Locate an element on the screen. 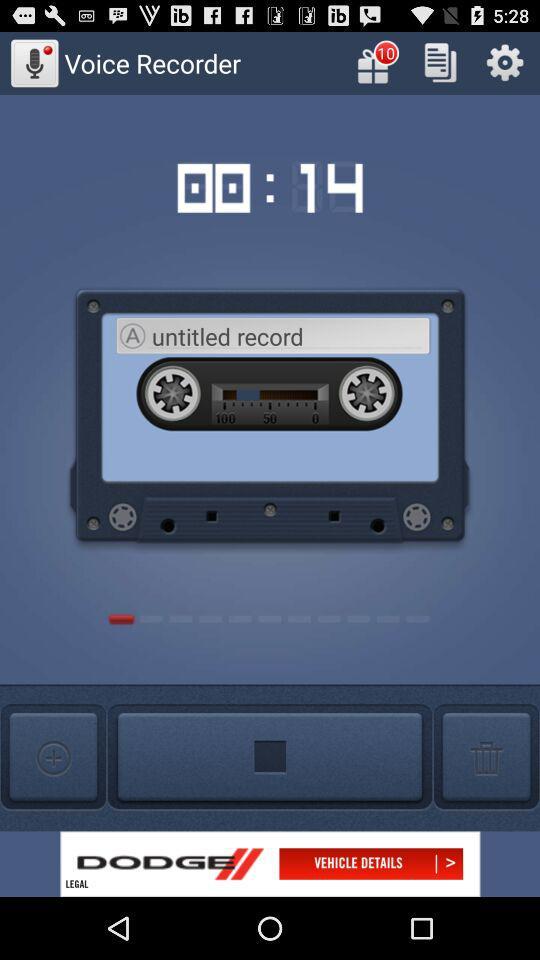  delete button is located at coordinates (485, 756).